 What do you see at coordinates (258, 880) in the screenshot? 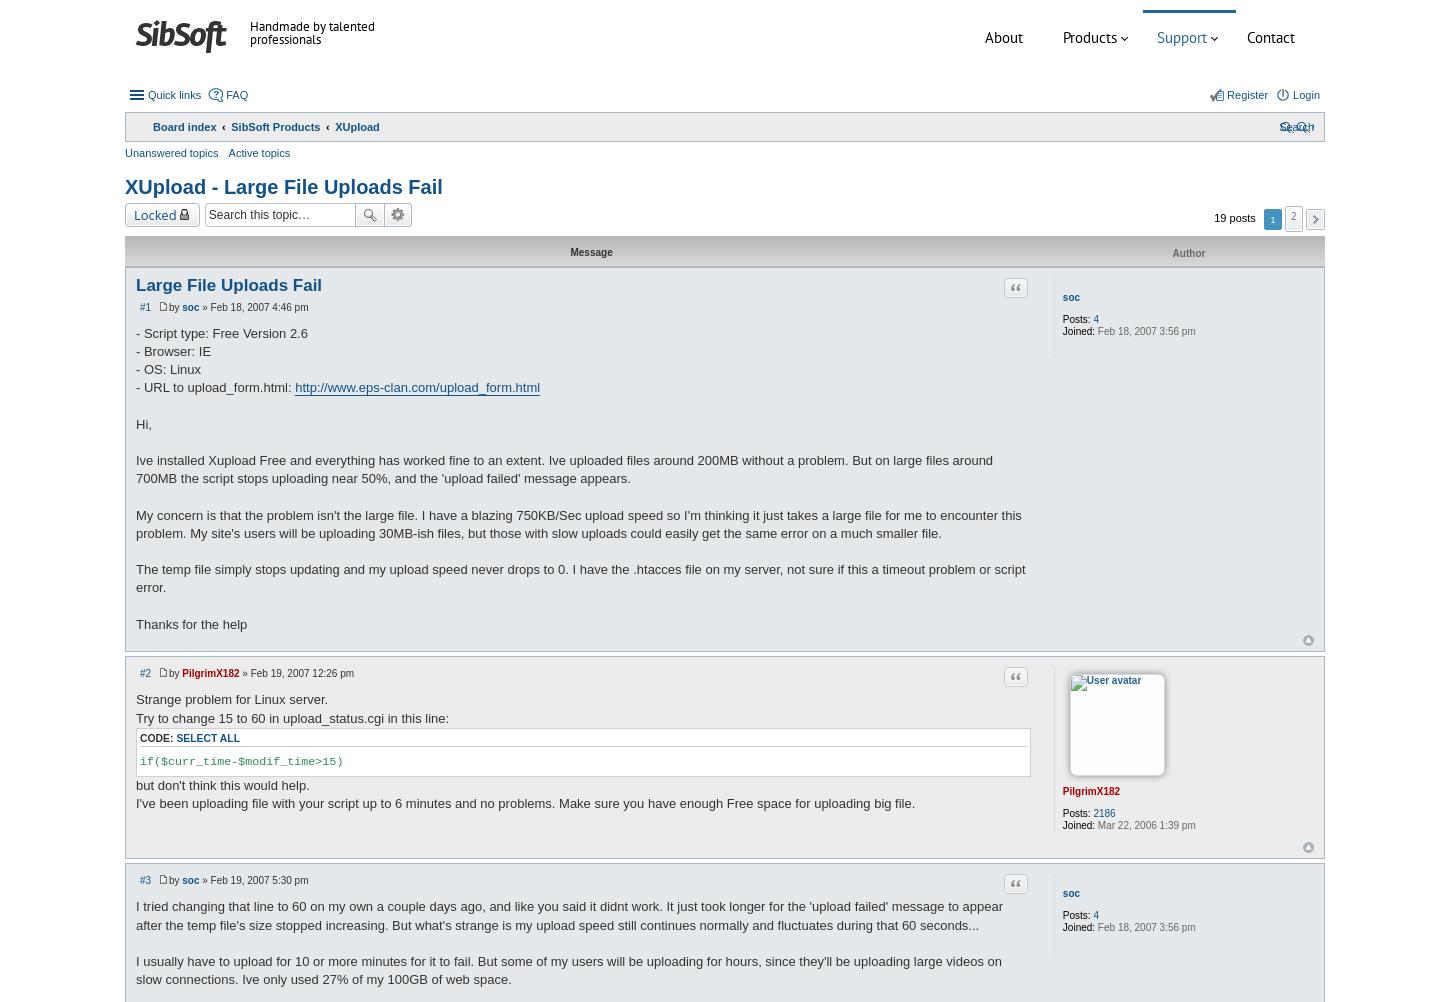
I see `'Feb 19, 2007 5:30 pm'` at bounding box center [258, 880].